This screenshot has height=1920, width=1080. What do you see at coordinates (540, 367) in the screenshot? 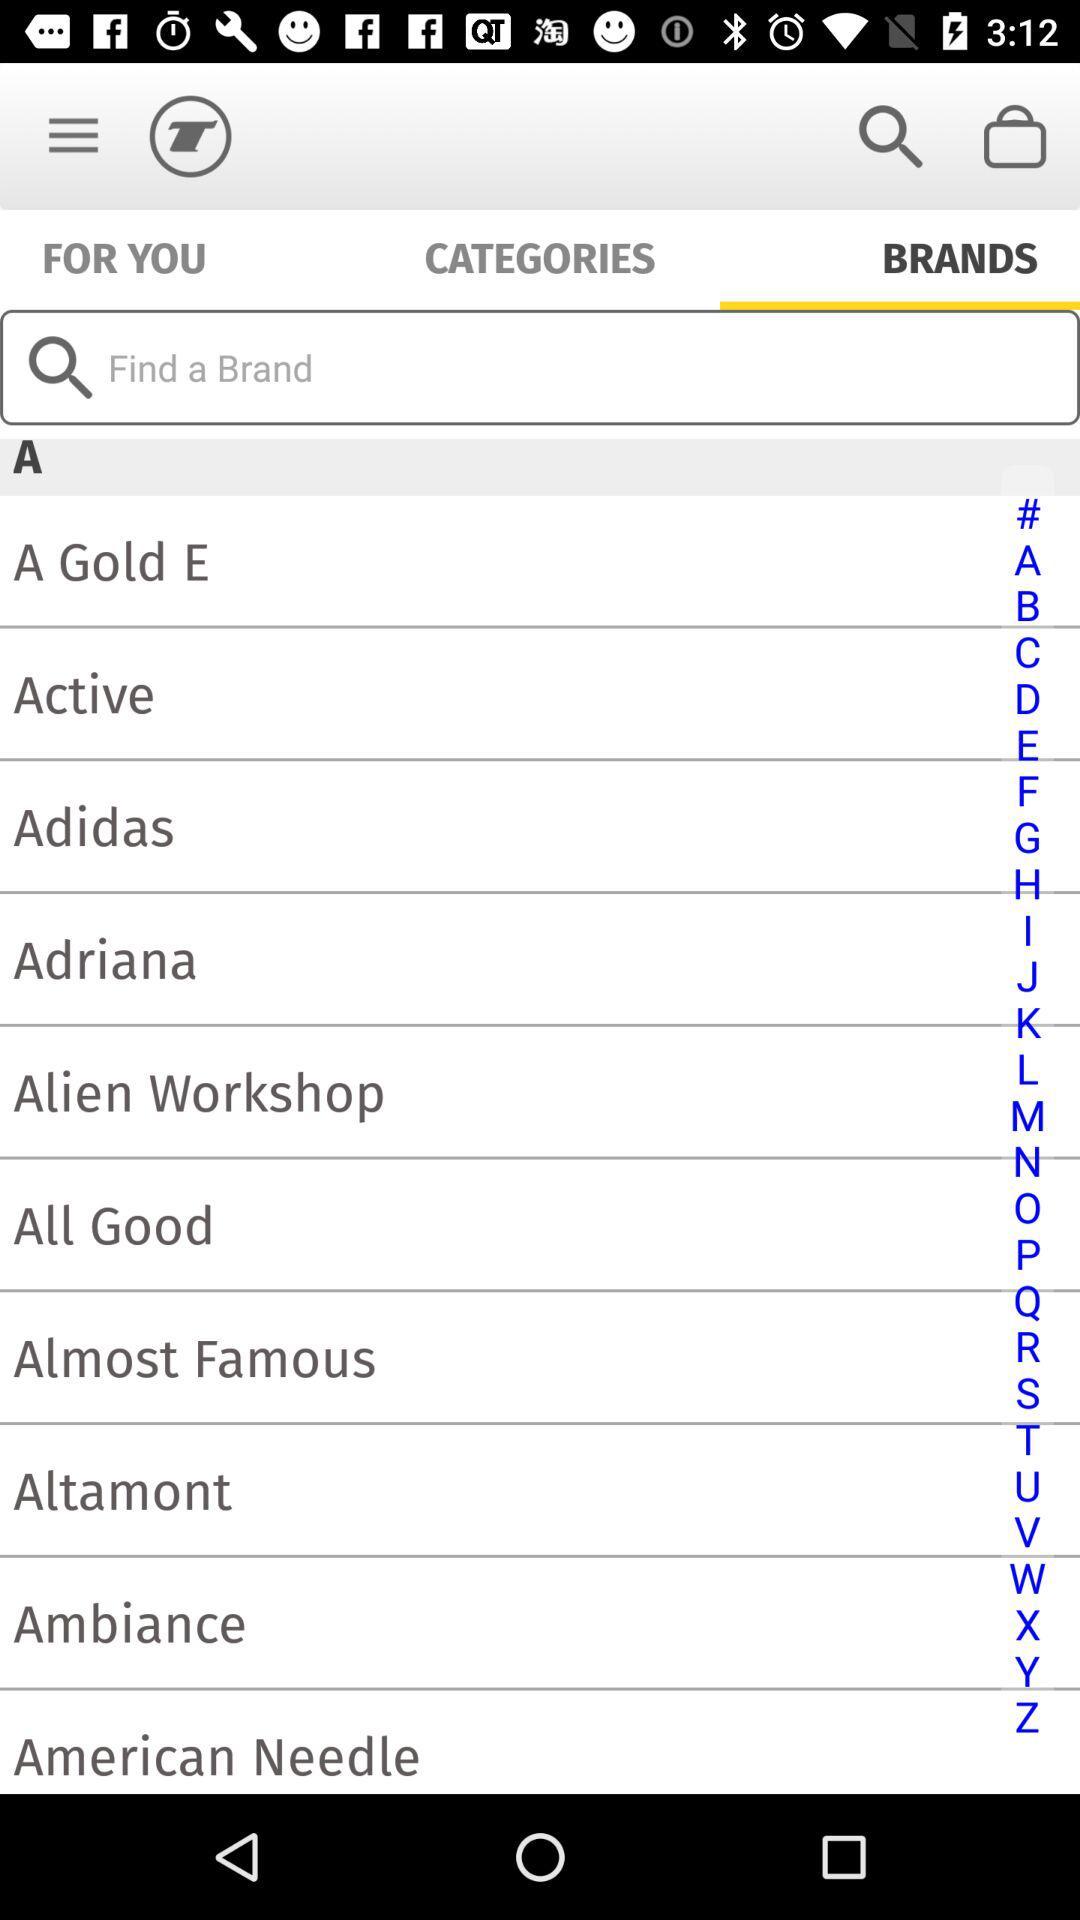
I see `search for band by name` at bounding box center [540, 367].